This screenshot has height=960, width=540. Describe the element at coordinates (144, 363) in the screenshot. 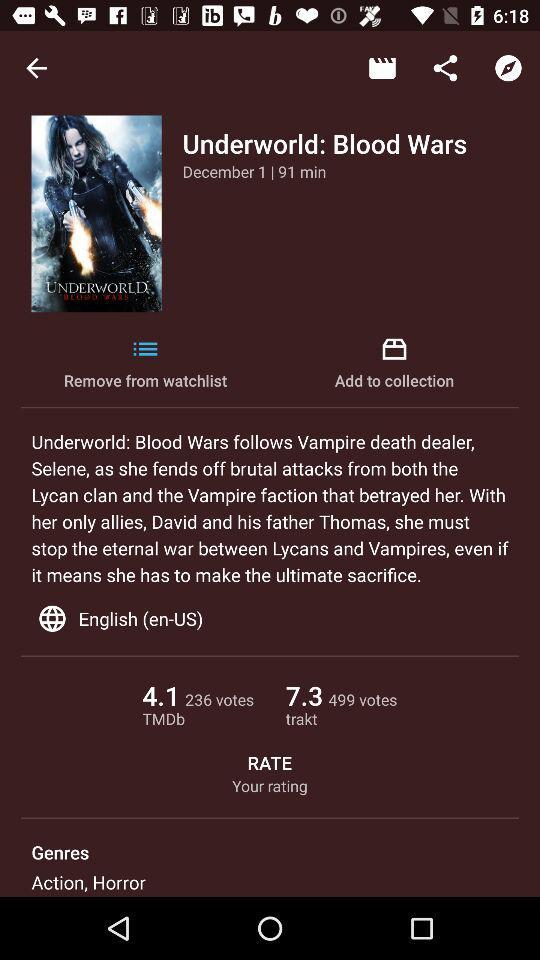

I see `the item to the left of the add to collection` at that location.